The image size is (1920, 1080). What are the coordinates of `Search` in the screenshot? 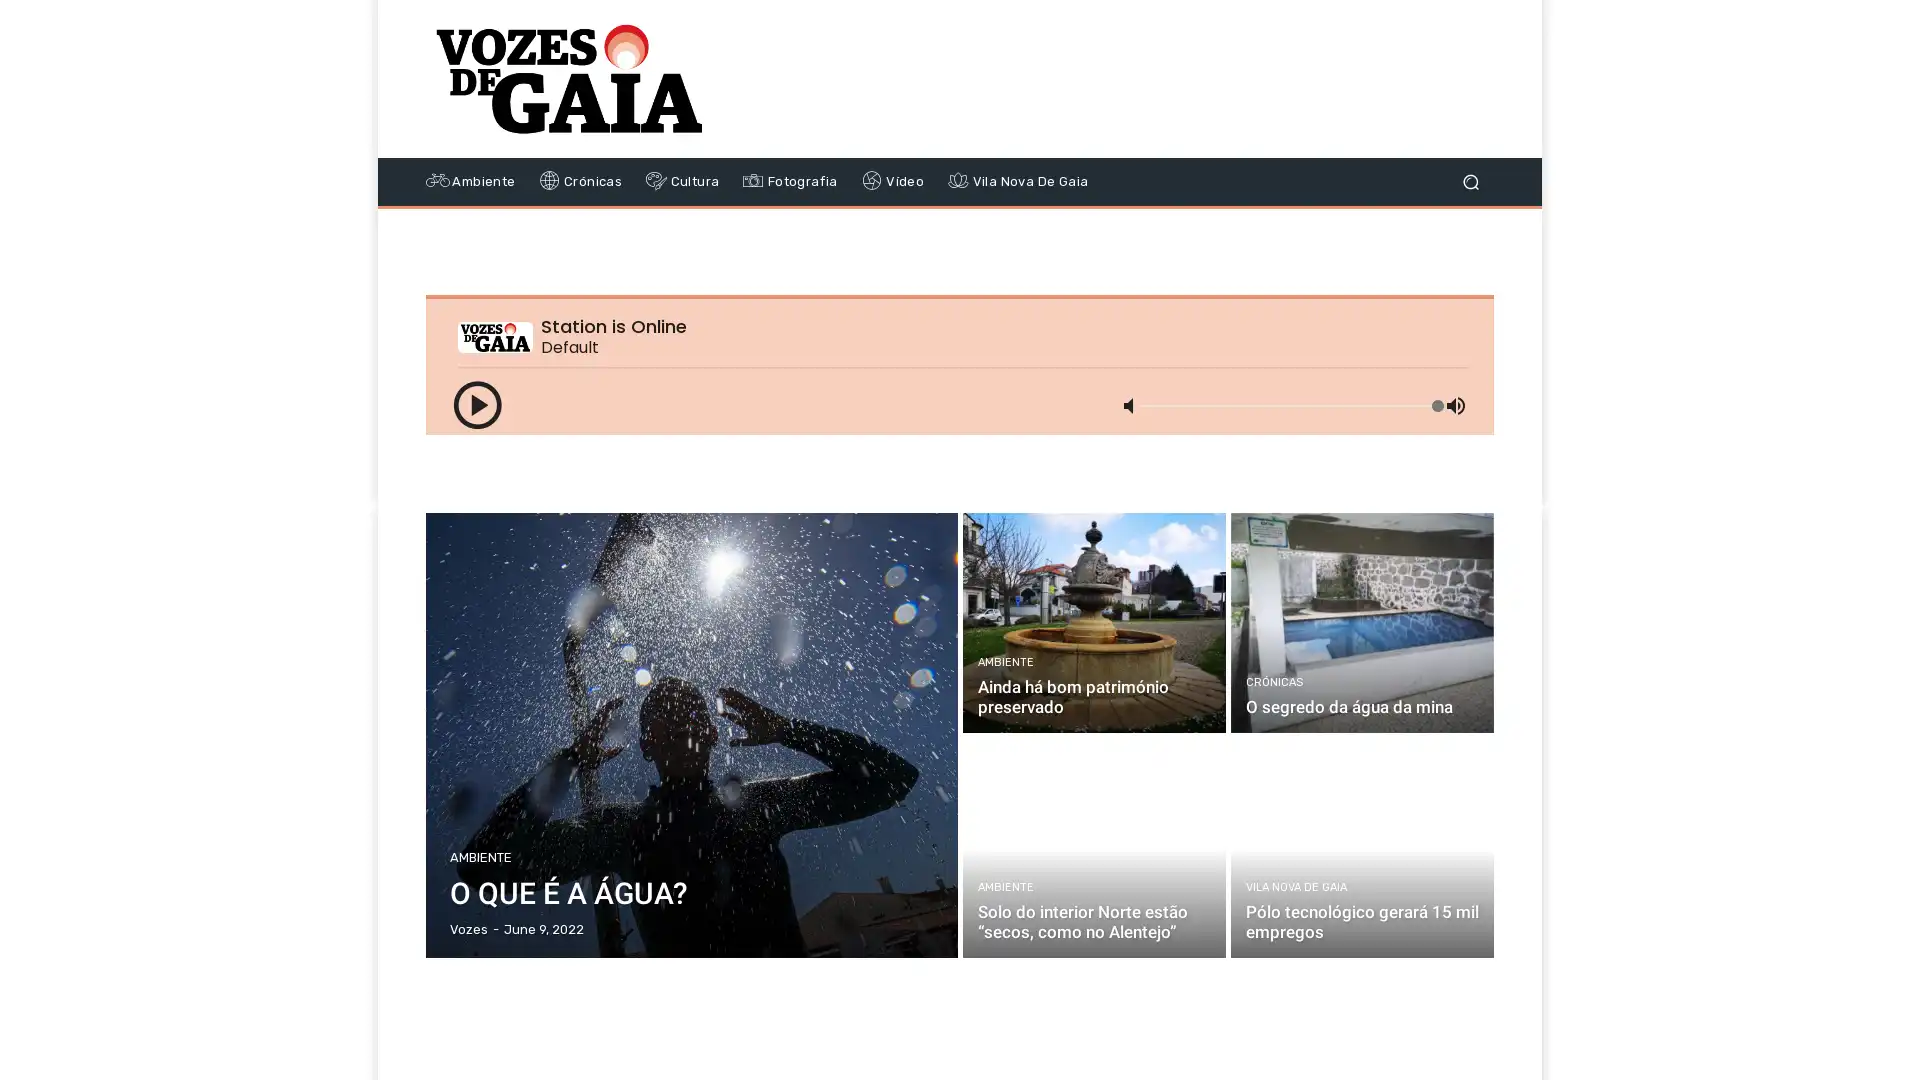 It's located at (1470, 181).